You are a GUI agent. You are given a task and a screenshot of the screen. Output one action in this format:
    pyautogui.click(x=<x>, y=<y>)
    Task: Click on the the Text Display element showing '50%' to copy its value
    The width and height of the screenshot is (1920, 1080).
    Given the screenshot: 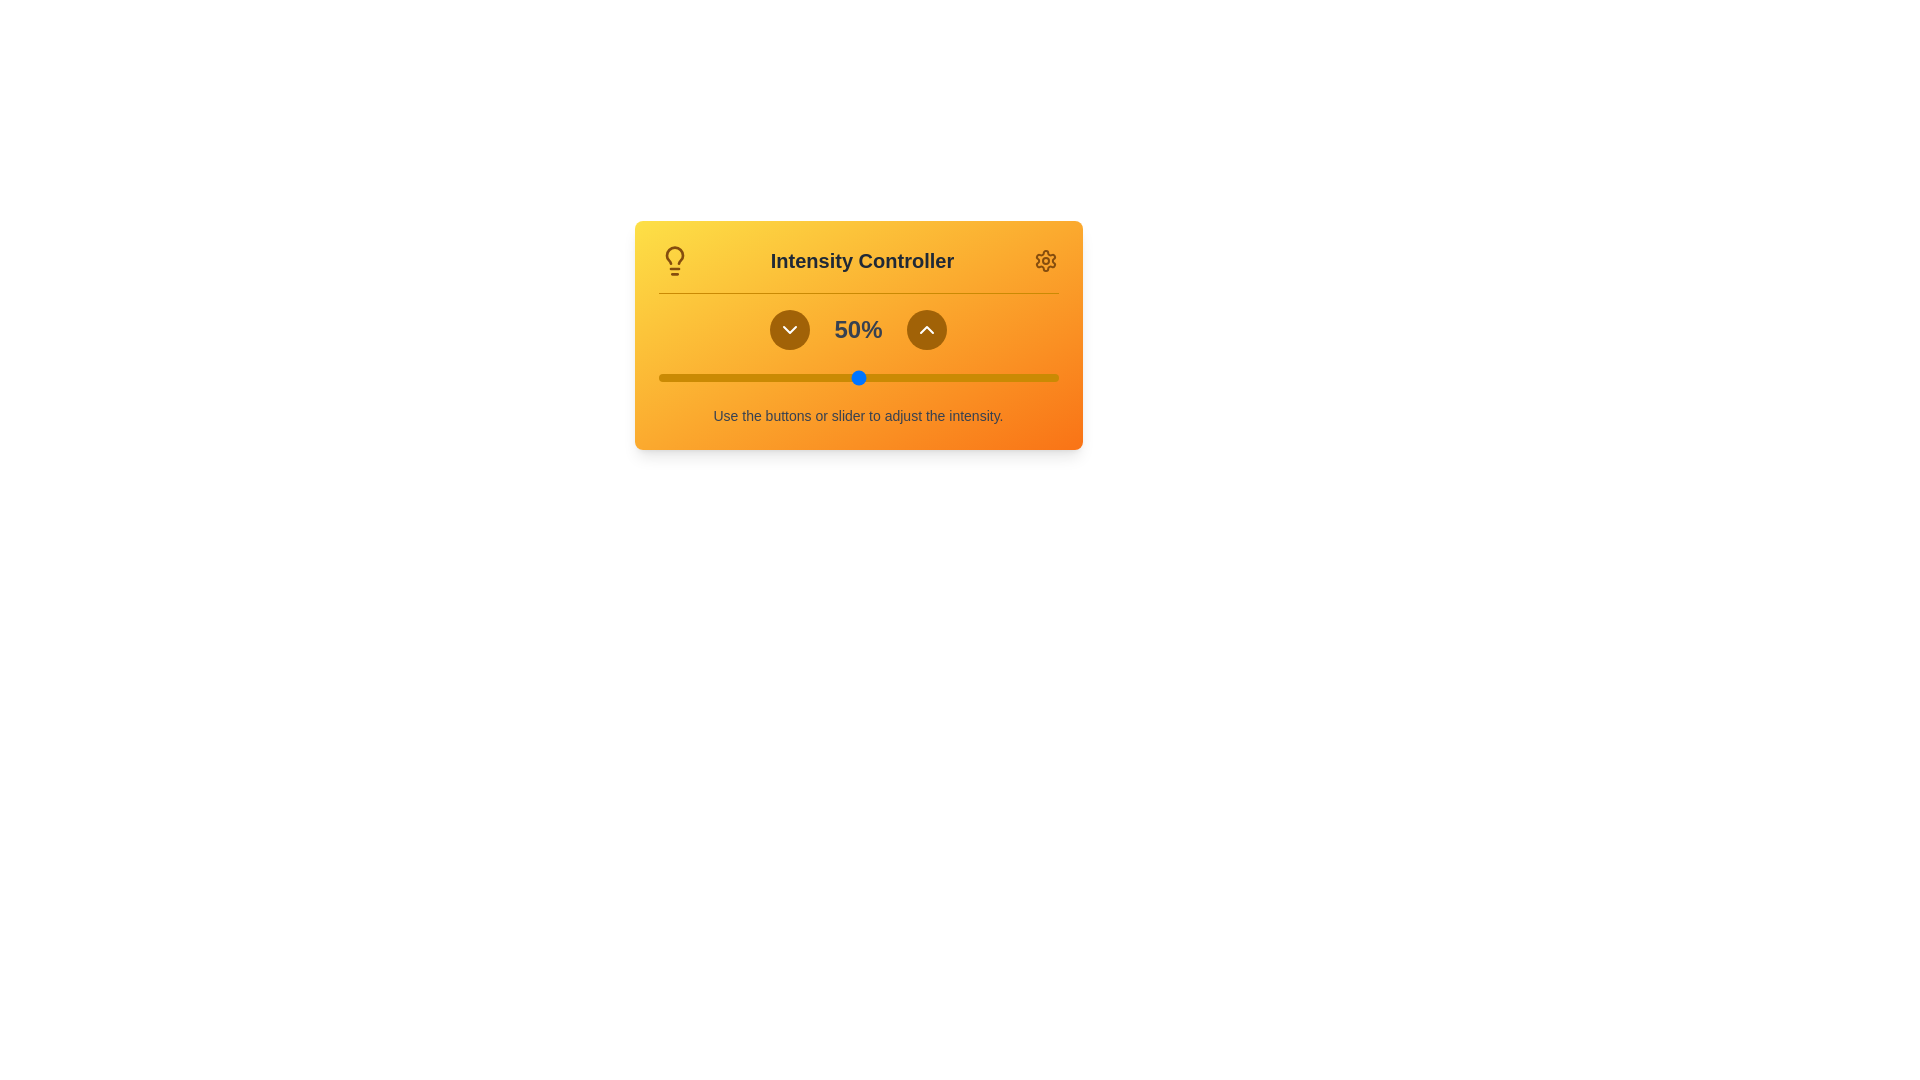 What is the action you would take?
    pyautogui.click(x=858, y=329)
    